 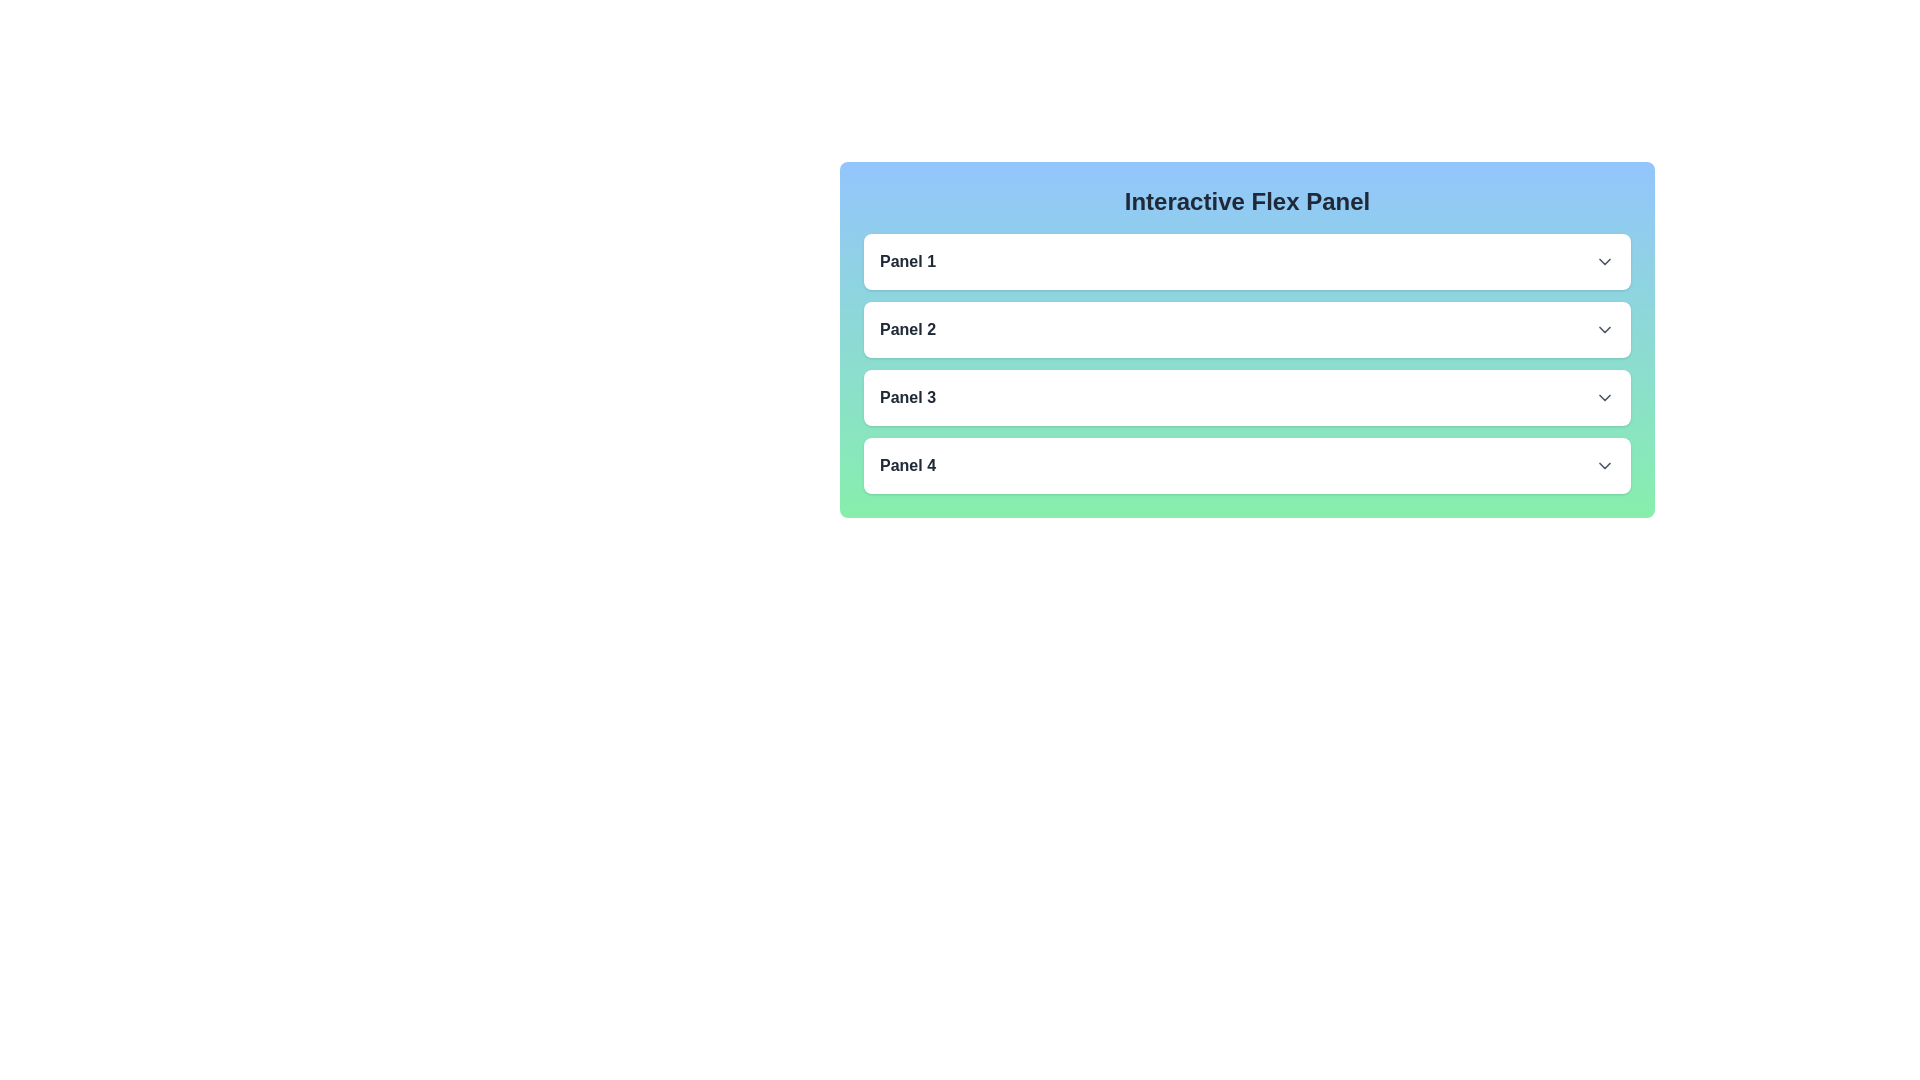 I want to click on text content of the Text Label indicating 'Panel 1', which serves as the header for the first collapsible panel, so click(x=906, y=261).